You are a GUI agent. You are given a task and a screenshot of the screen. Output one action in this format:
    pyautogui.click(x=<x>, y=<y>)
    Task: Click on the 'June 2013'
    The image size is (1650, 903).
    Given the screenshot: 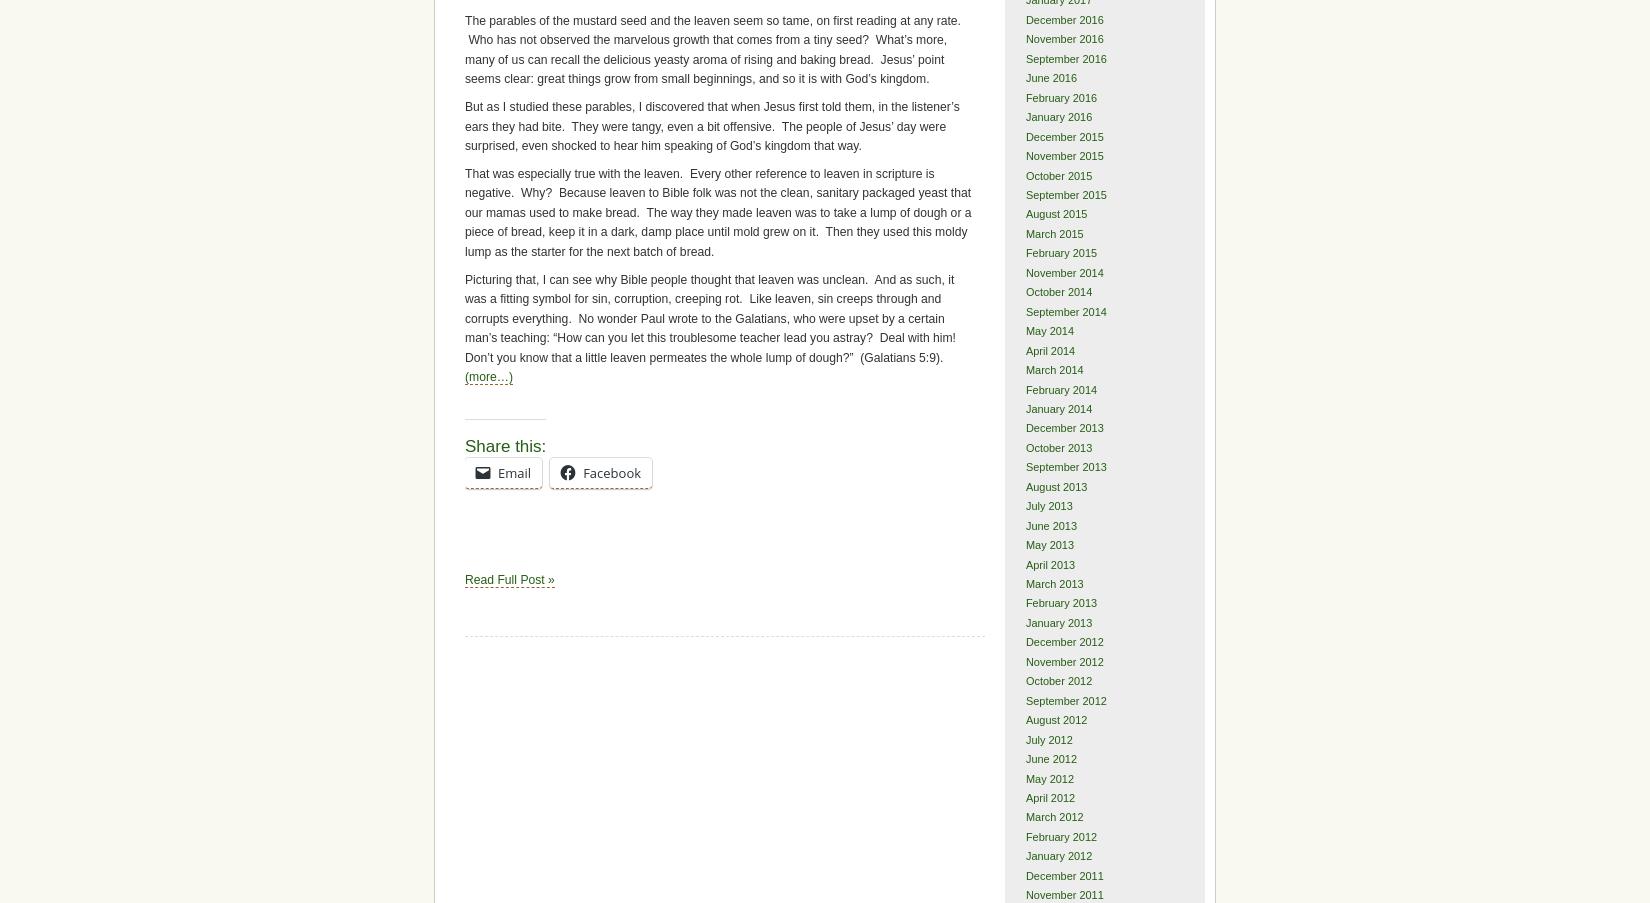 What is the action you would take?
    pyautogui.click(x=1051, y=524)
    